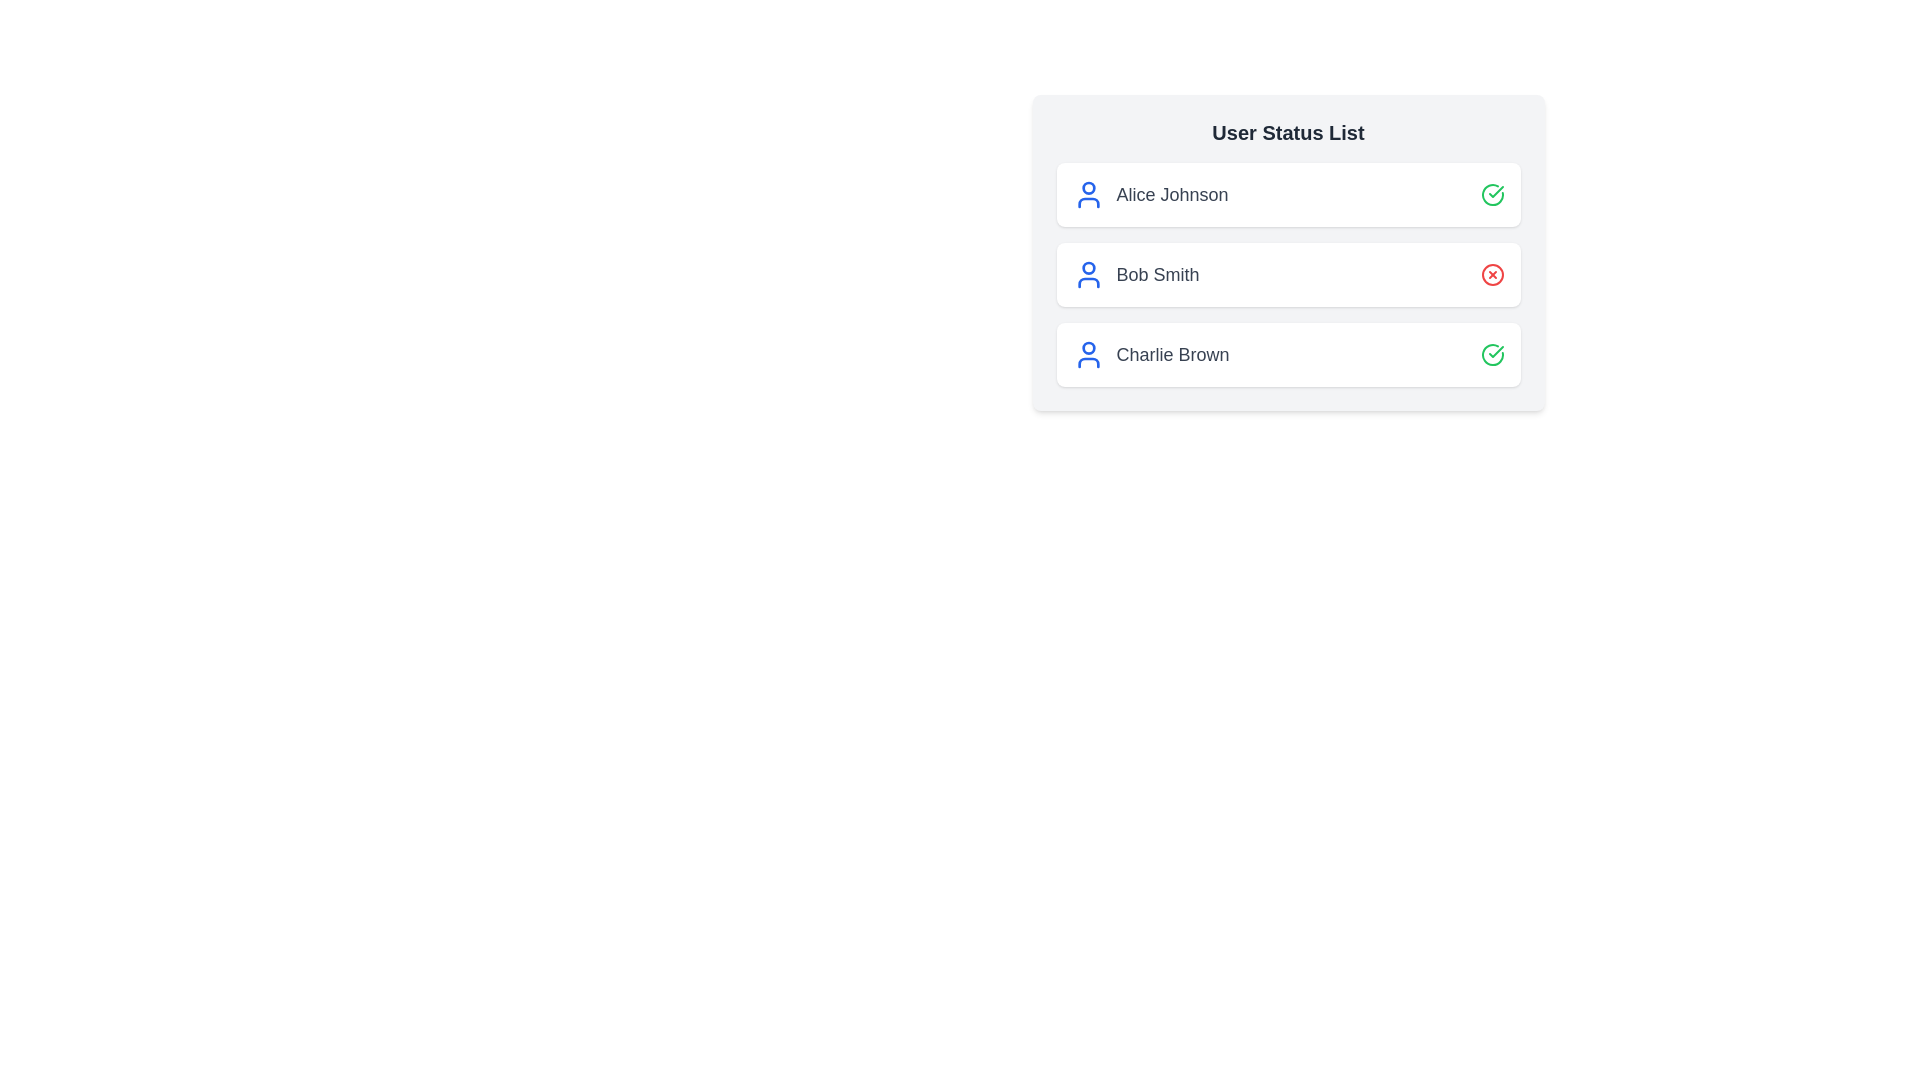  I want to click on the status icon for Alice Johnson, so click(1492, 195).